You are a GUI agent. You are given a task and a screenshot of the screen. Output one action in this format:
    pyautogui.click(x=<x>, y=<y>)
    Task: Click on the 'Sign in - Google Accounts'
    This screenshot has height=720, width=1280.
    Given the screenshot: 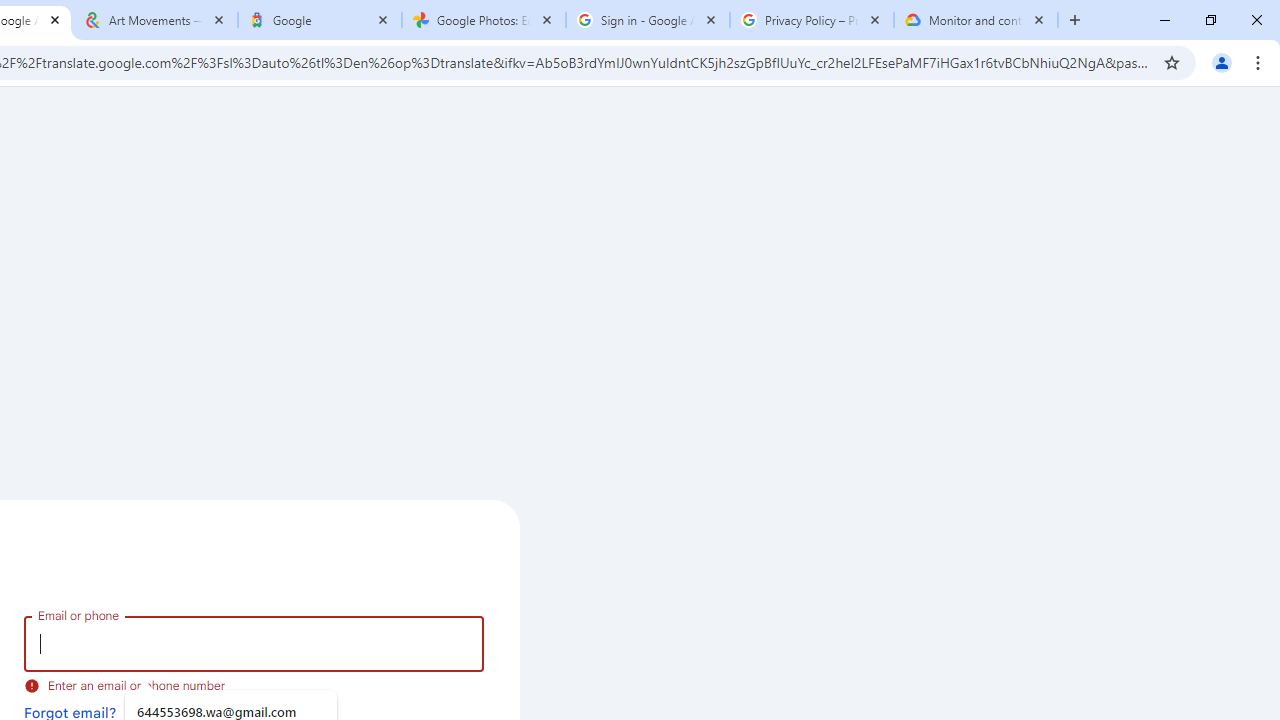 What is the action you would take?
    pyautogui.click(x=647, y=20)
    